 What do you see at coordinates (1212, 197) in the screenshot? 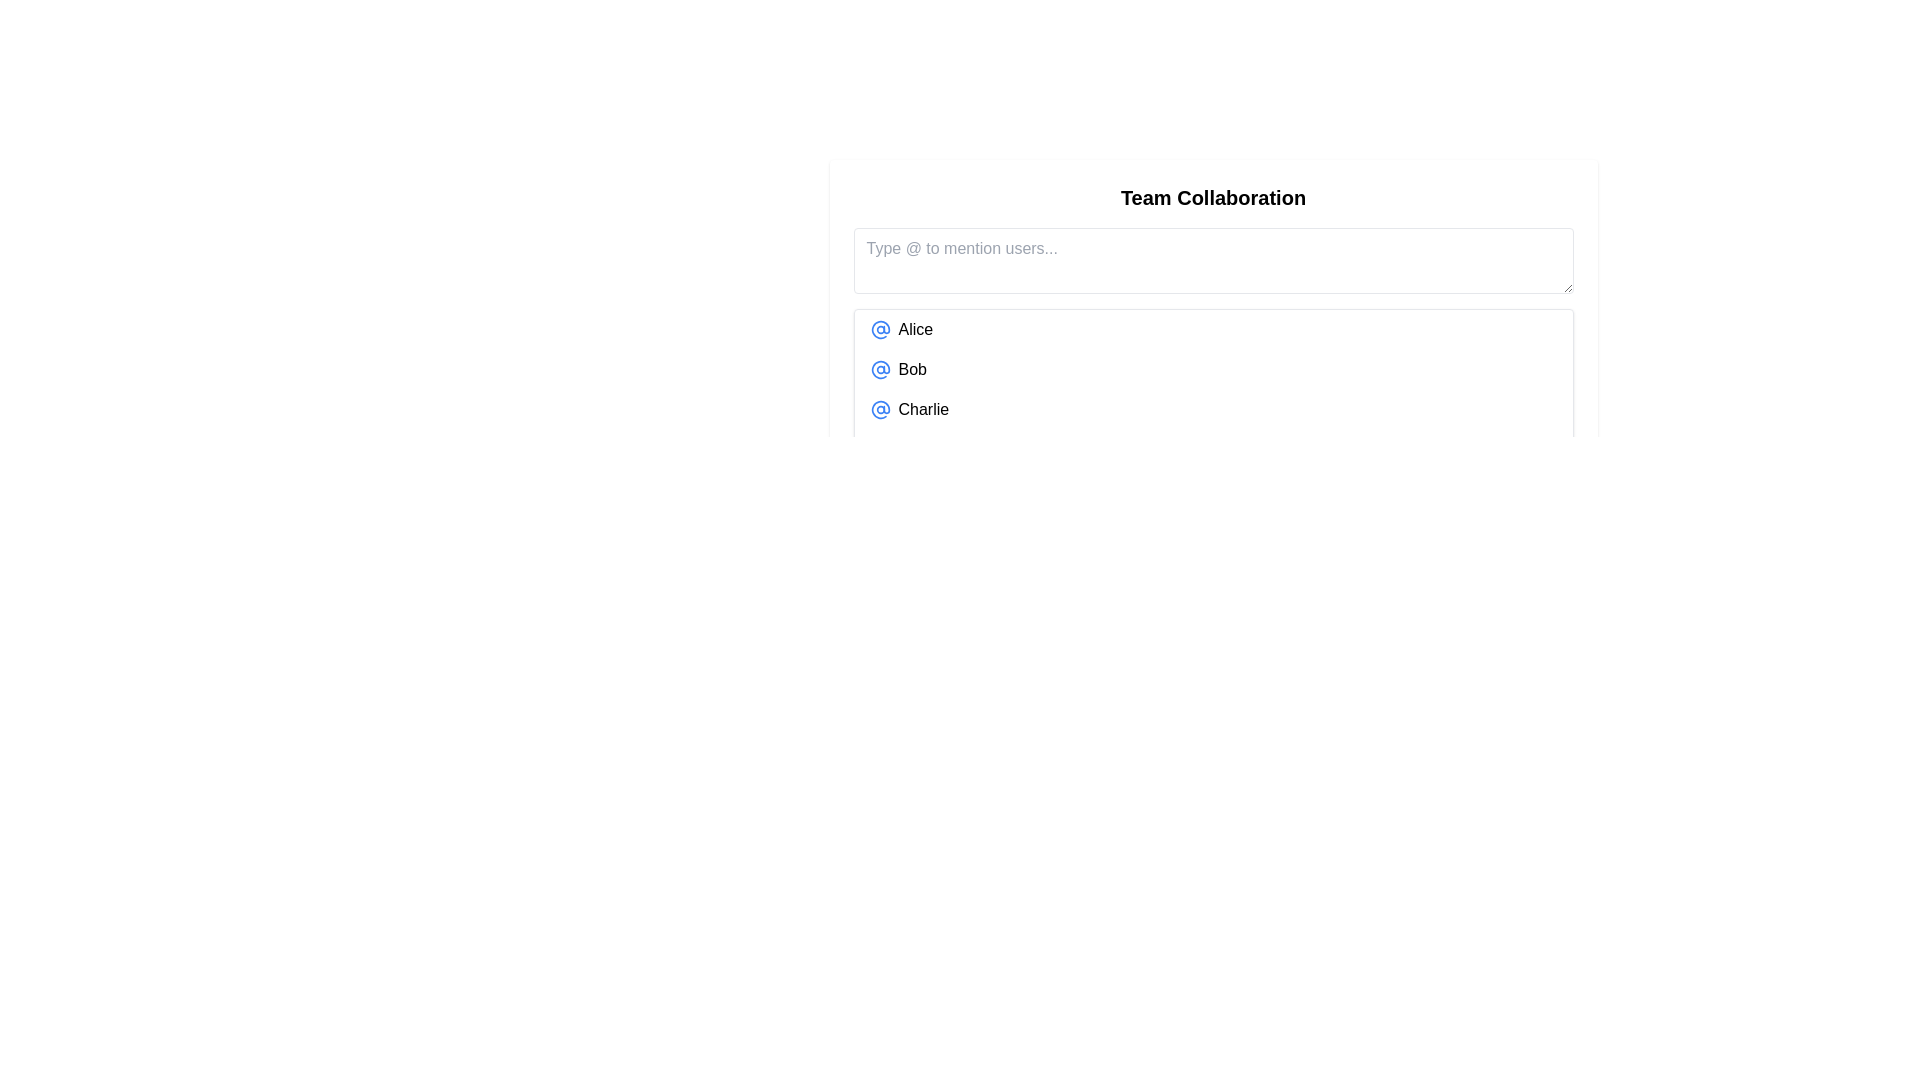
I see `the Text Label that serves as a title or heading at the top of the section containing an input field and a list of users` at bounding box center [1212, 197].